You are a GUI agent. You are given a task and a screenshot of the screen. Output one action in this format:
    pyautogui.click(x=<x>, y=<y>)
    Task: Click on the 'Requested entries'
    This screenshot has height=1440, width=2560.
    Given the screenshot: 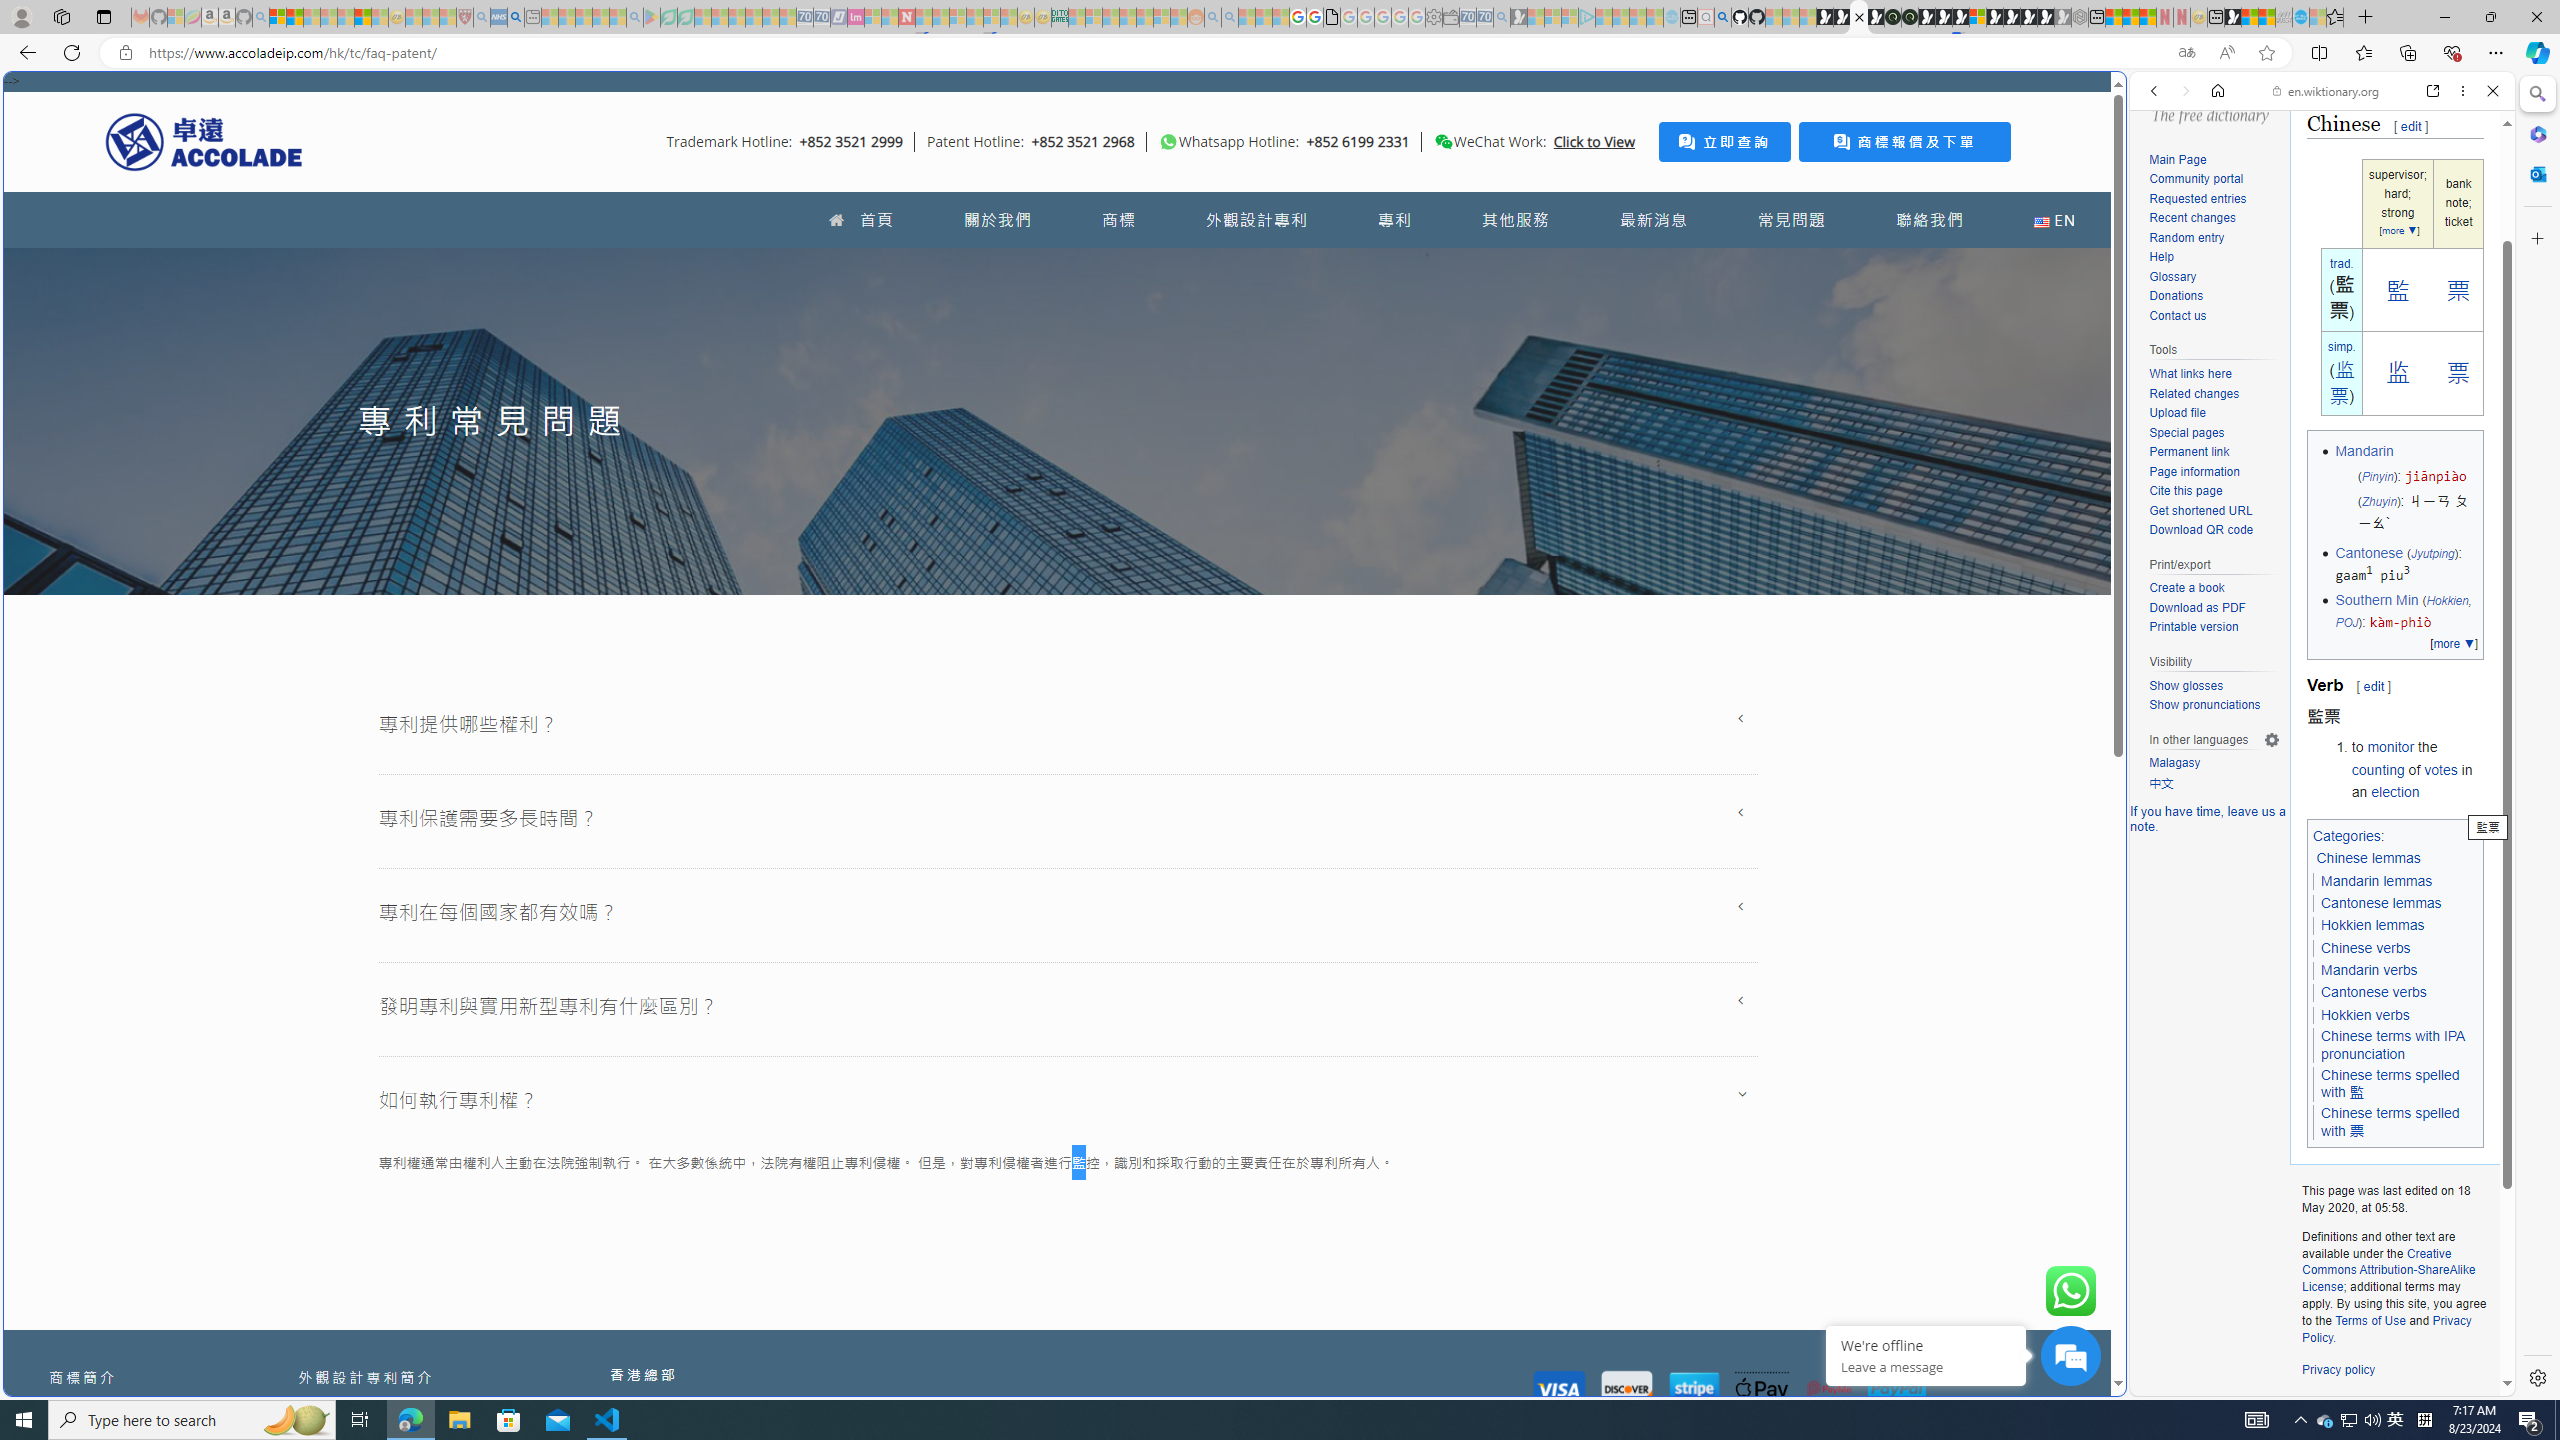 What is the action you would take?
    pyautogui.click(x=2197, y=198)
    